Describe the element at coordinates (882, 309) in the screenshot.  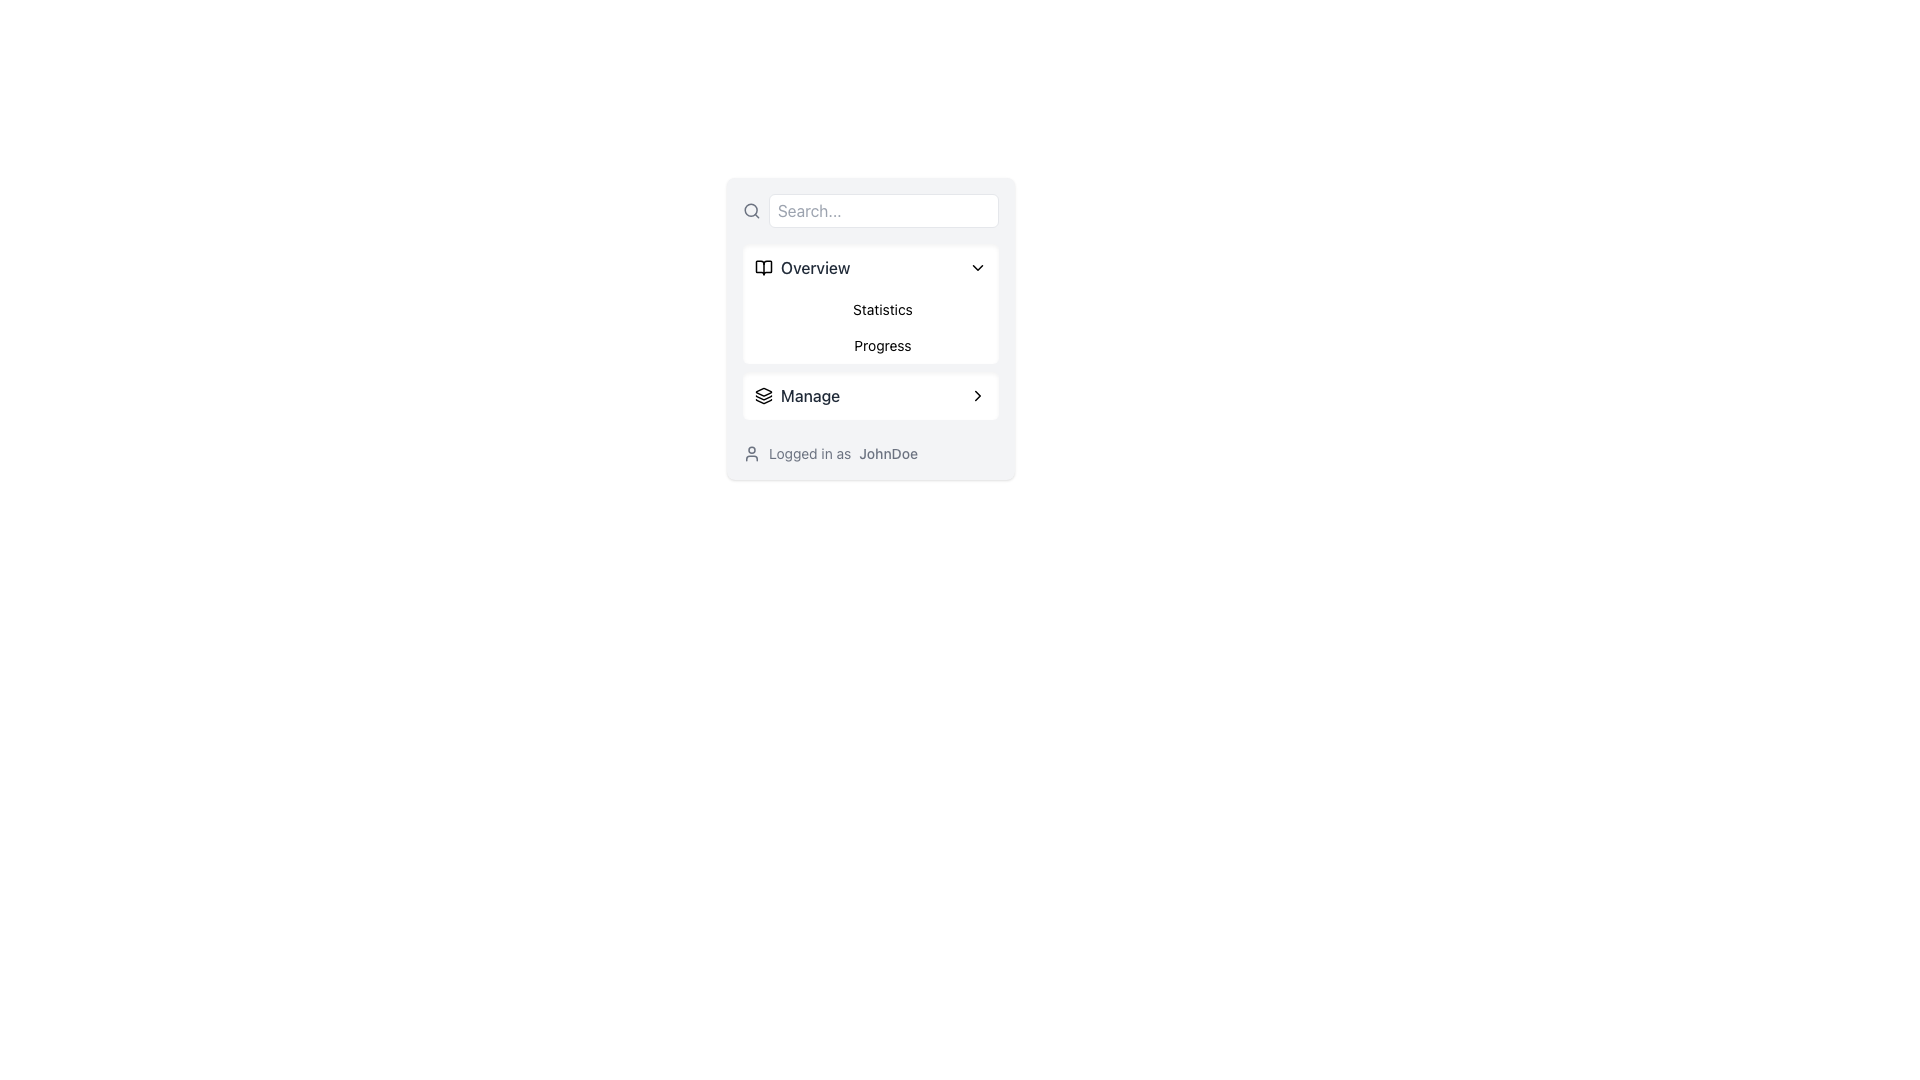
I see `the text label within the 'Overview' dropdown menu` at that location.